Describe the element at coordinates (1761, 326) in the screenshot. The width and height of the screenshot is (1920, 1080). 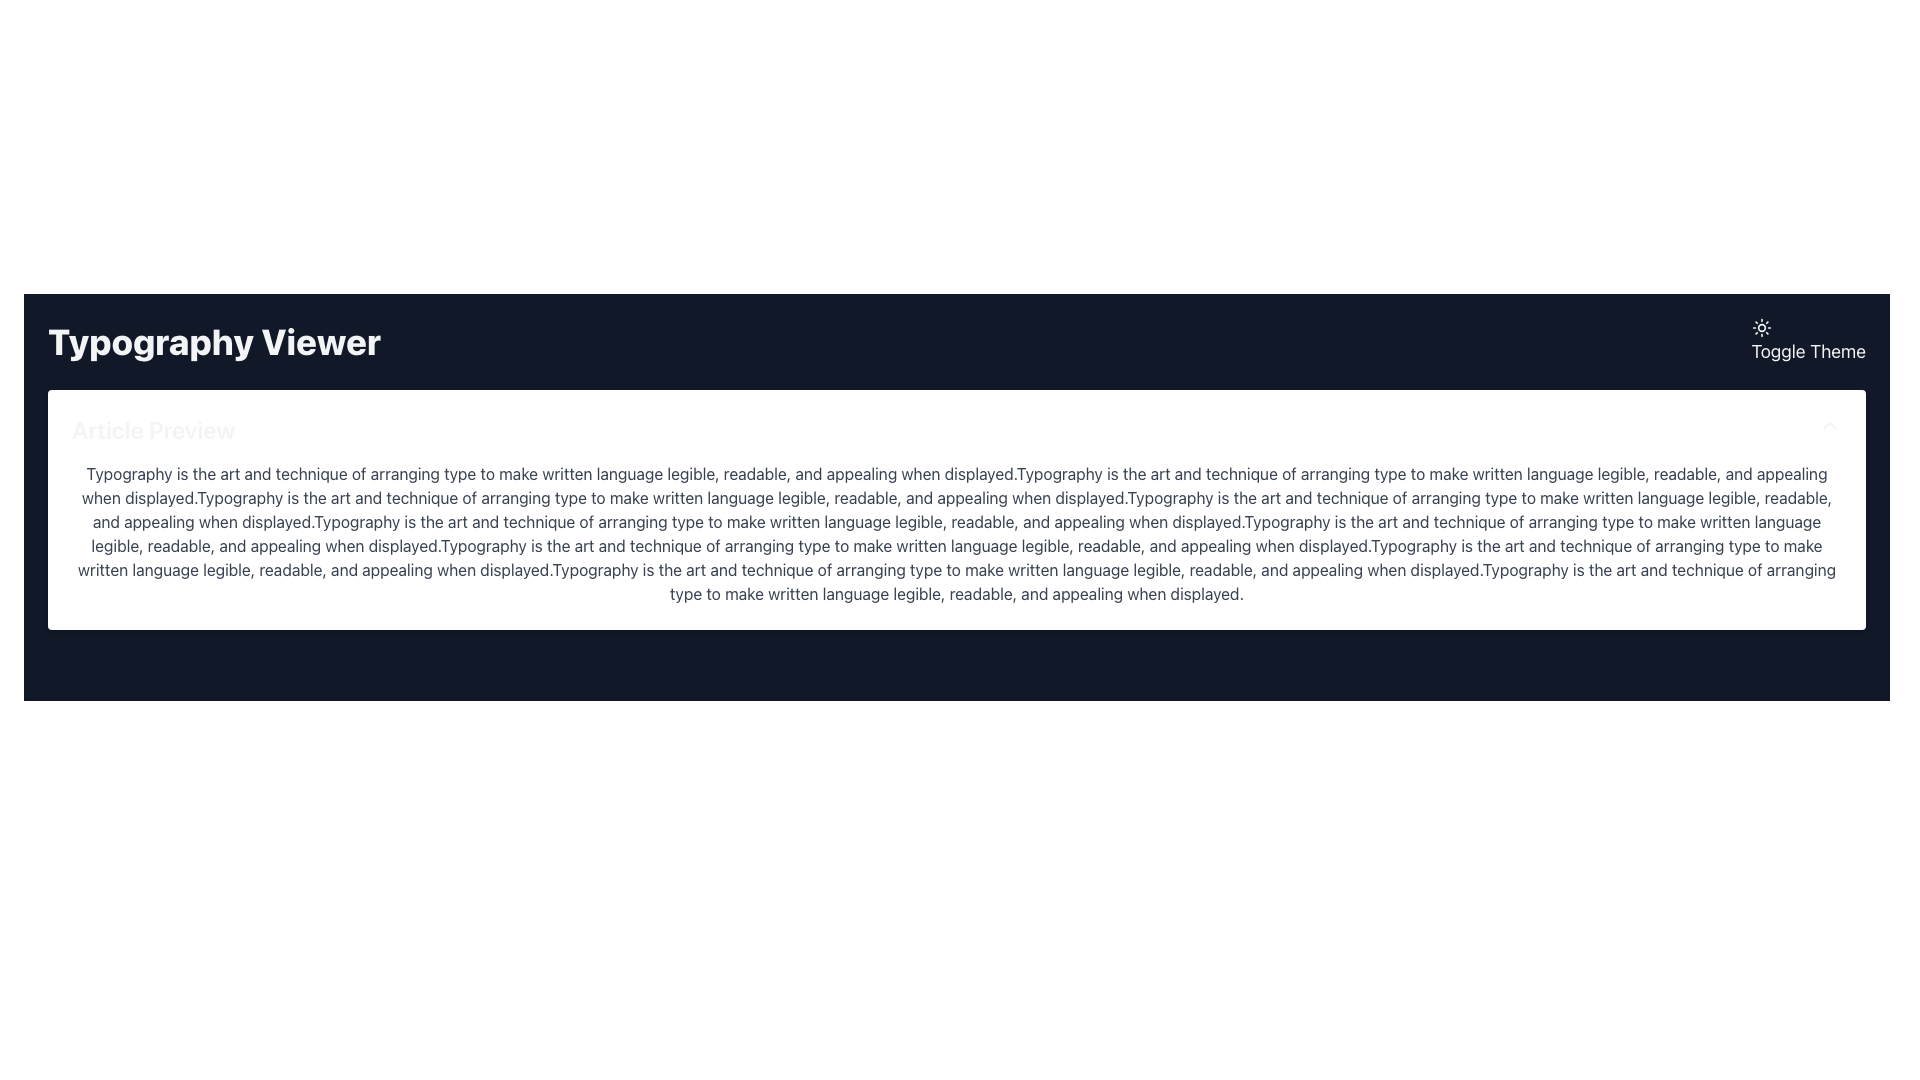
I see `the icon resembling a sun` at that location.